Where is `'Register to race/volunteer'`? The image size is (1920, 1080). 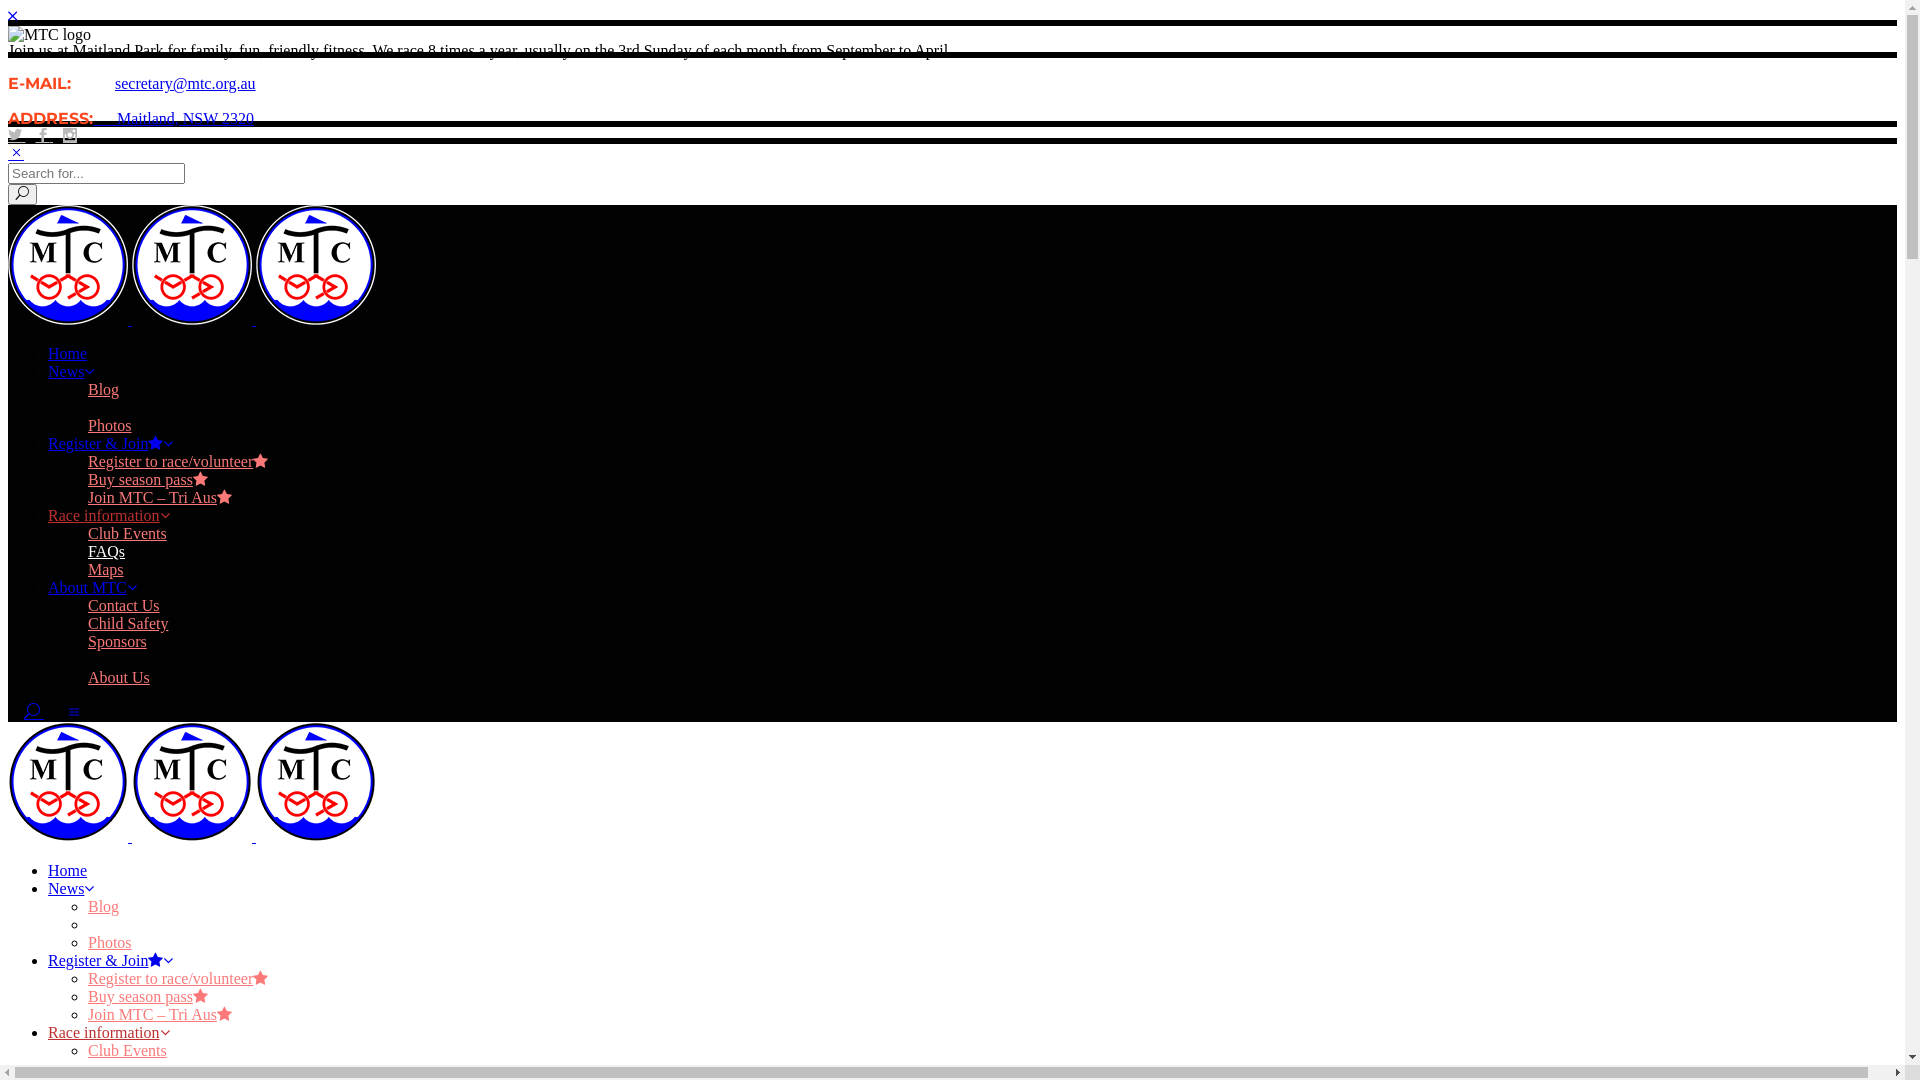 'Register to race/volunteer' is located at coordinates (177, 977).